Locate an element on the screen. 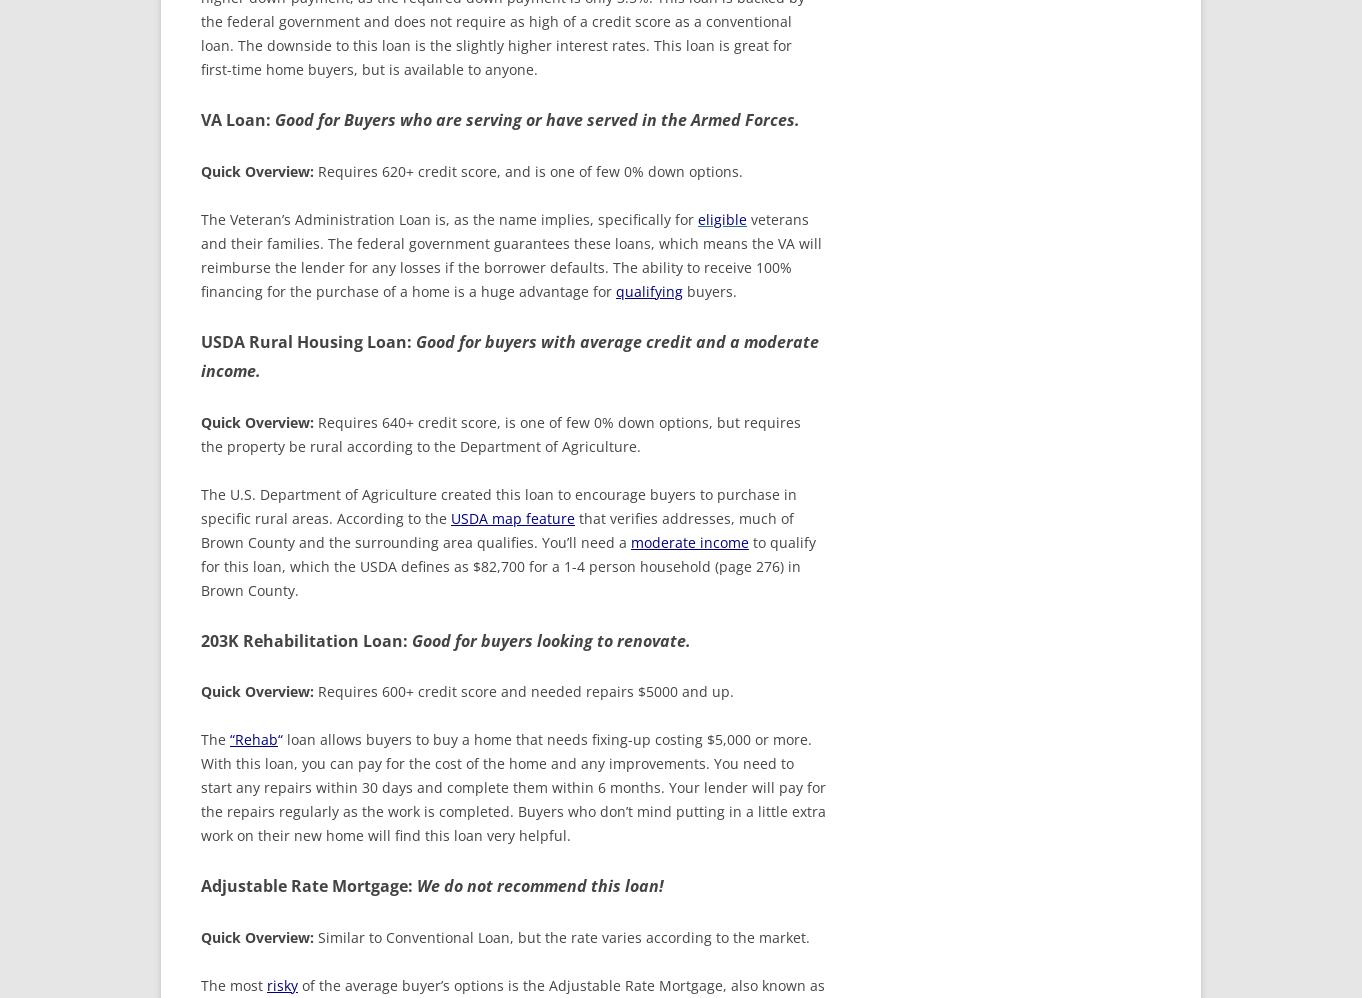 Image resolution: width=1362 pixels, height=998 pixels. 'Requires 620+ credit score, and is one of few 0% down options.' is located at coordinates (529, 169).